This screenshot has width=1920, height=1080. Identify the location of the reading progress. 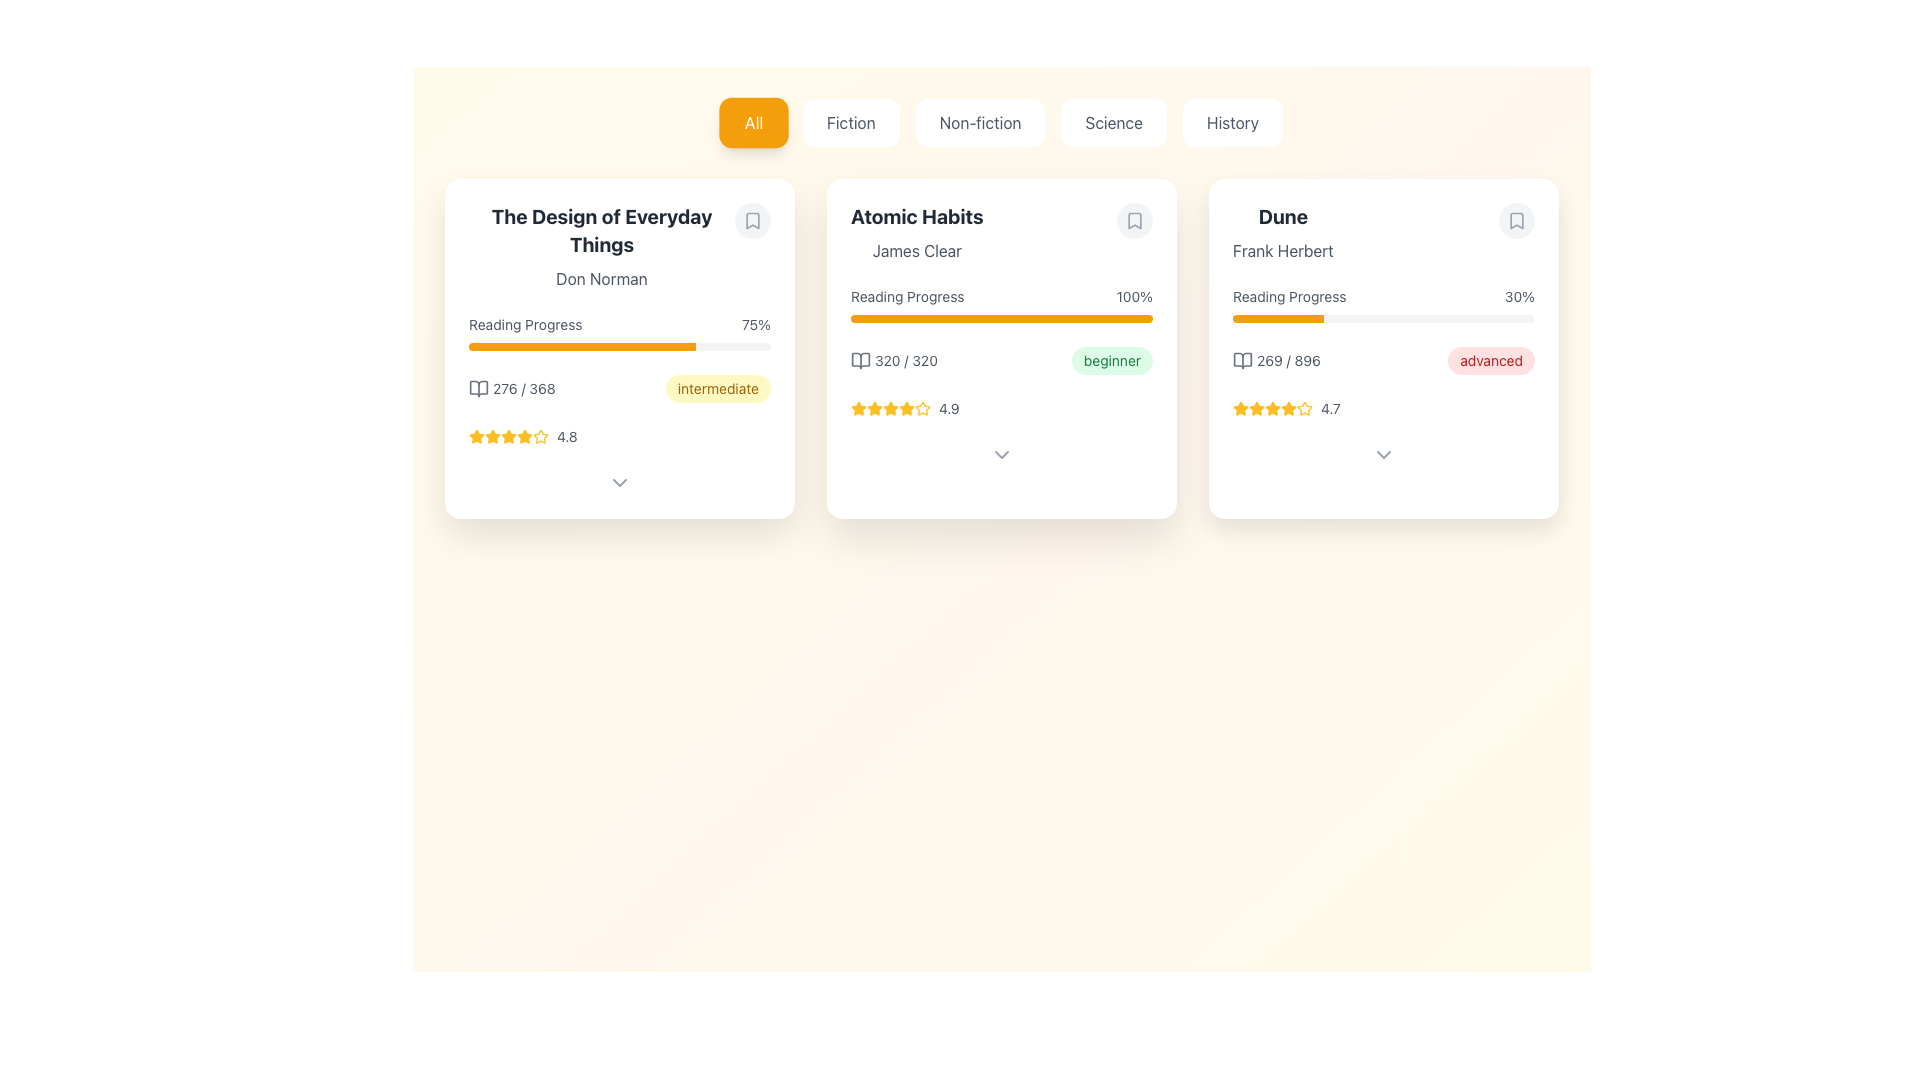
(1298, 318).